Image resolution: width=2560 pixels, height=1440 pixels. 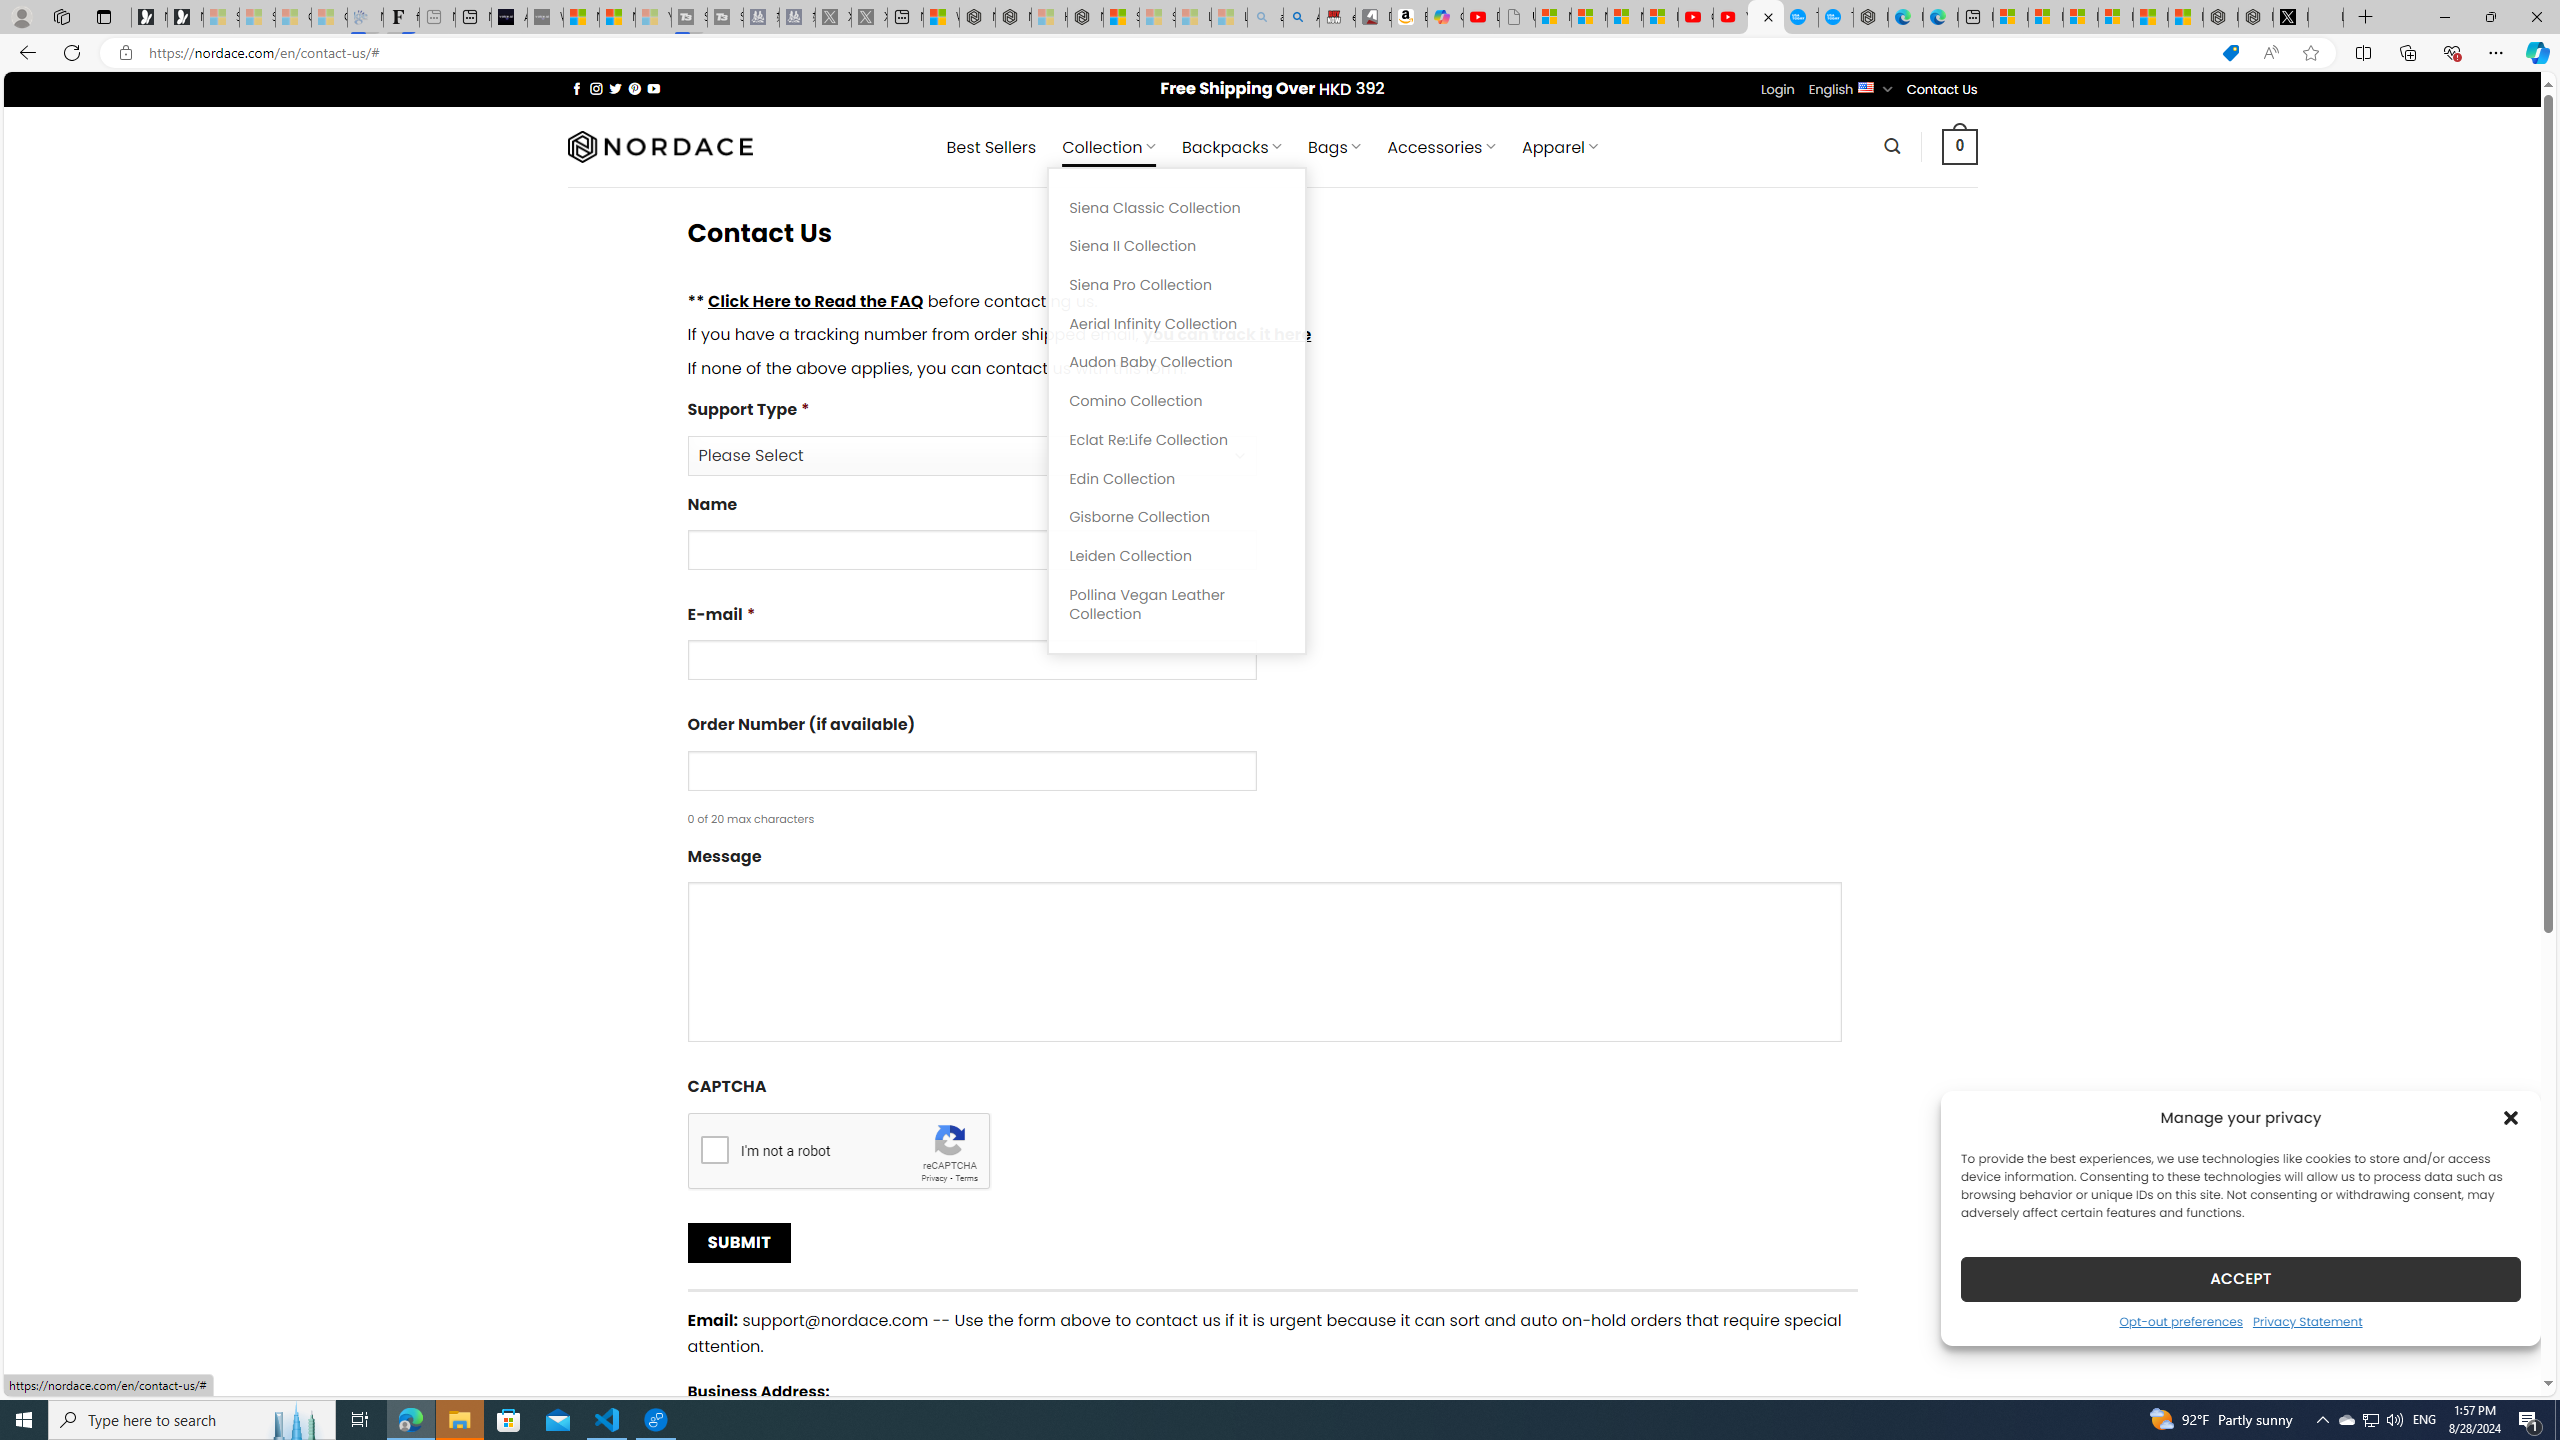 What do you see at coordinates (2045, 16) in the screenshot?
I see `'Microsoft account | Microsoft Account Privacy Settings'` at bounding box center [2045, 16].